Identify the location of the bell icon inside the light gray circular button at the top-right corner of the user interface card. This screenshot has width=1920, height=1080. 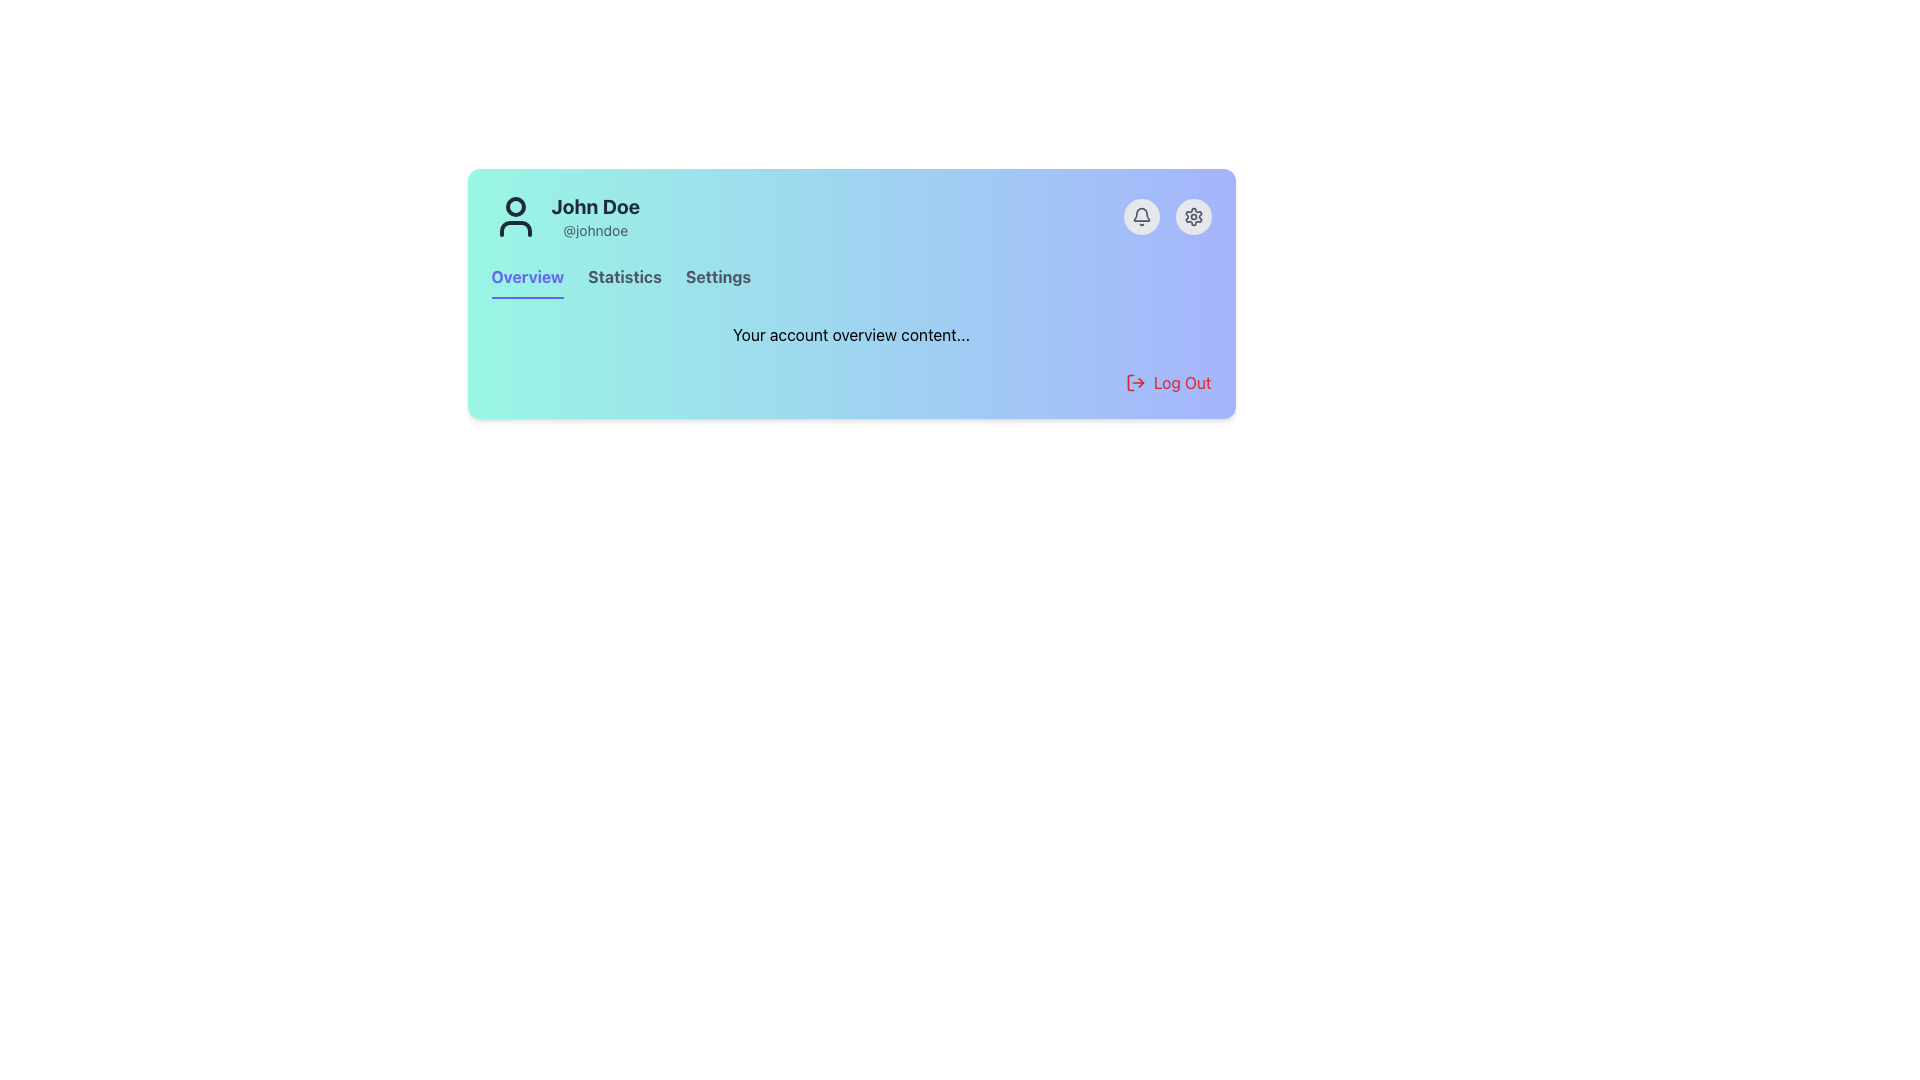
(1141, 216).